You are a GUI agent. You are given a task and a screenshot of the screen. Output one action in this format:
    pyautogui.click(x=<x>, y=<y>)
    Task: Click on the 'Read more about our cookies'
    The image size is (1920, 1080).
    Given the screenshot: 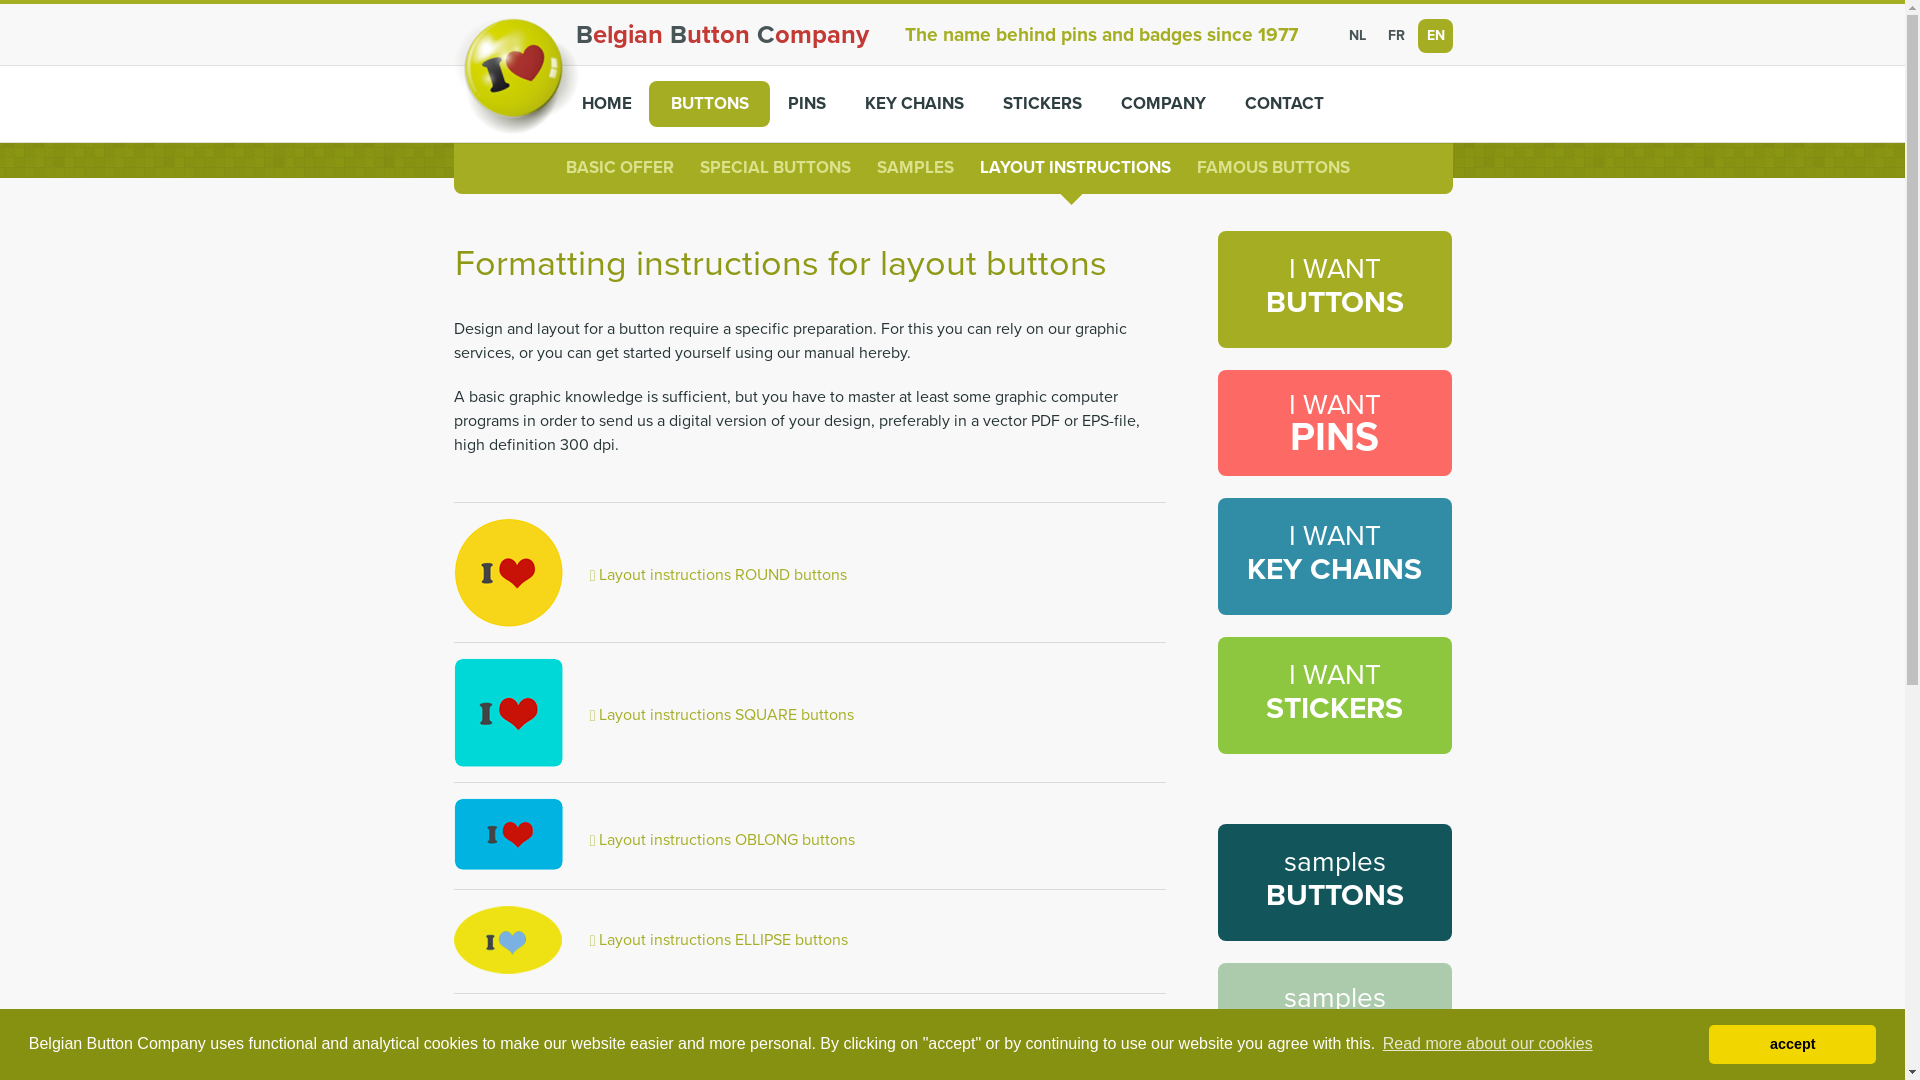 What is the action you would take?
    pyautogui.click(x=1488, y=1043)
    